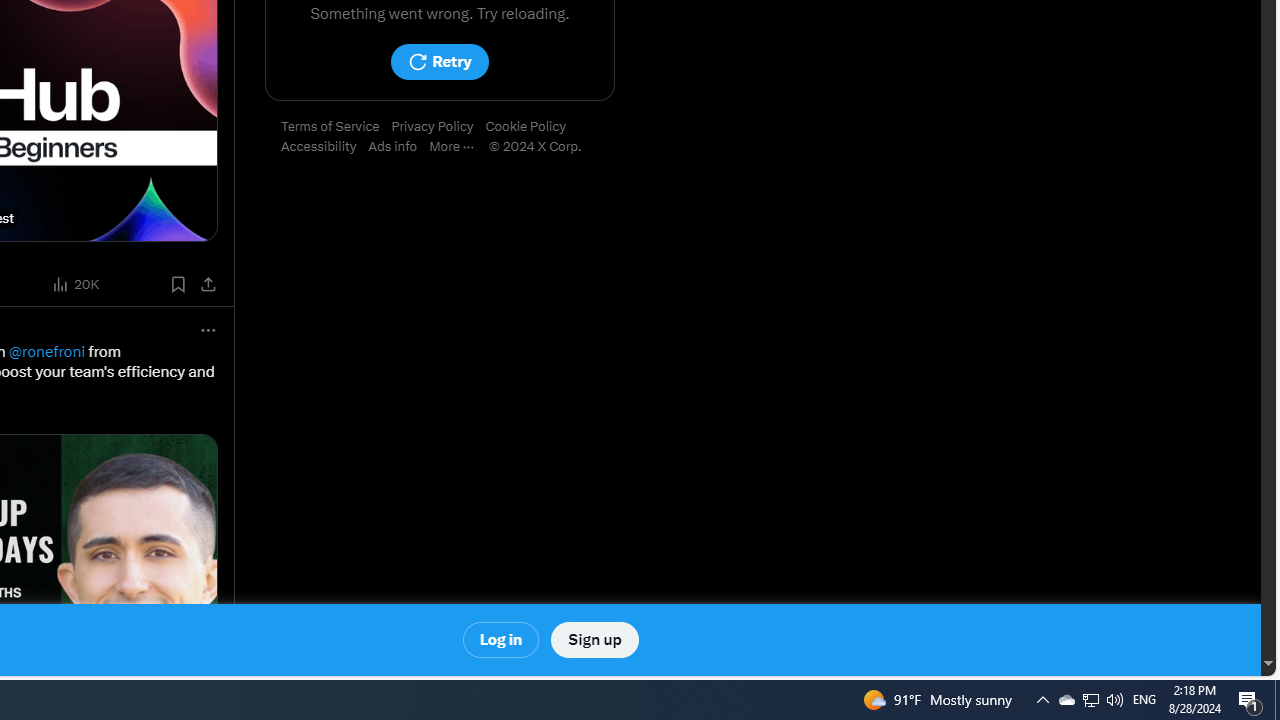  What do you see at coordinates (437, 127) in the screenshot?
I see `'Privacy Policy'` at bounding box center [437, 127].